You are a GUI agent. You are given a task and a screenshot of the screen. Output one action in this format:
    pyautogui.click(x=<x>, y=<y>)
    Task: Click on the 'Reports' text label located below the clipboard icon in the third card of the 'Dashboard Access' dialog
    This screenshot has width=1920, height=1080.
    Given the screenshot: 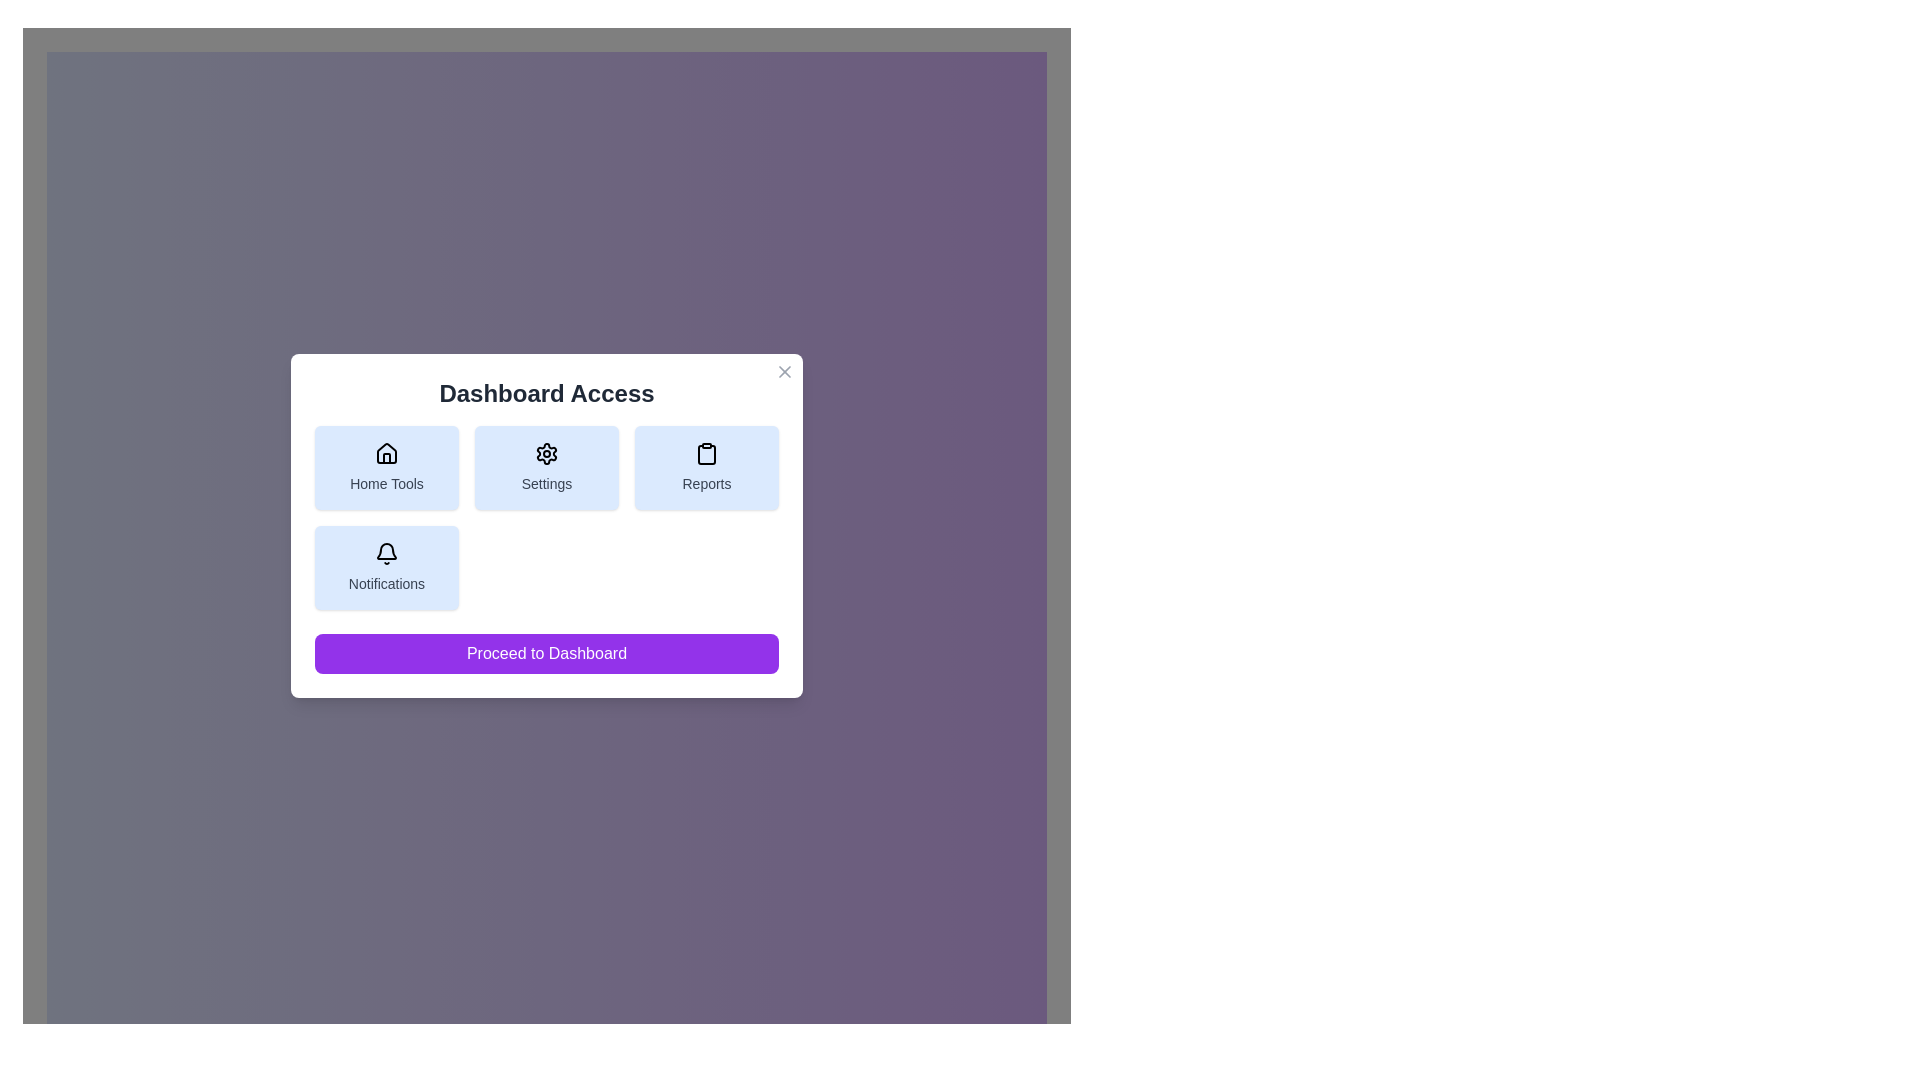 What is the action you would take?
    pyautogui.click(x=706, y=483)
    